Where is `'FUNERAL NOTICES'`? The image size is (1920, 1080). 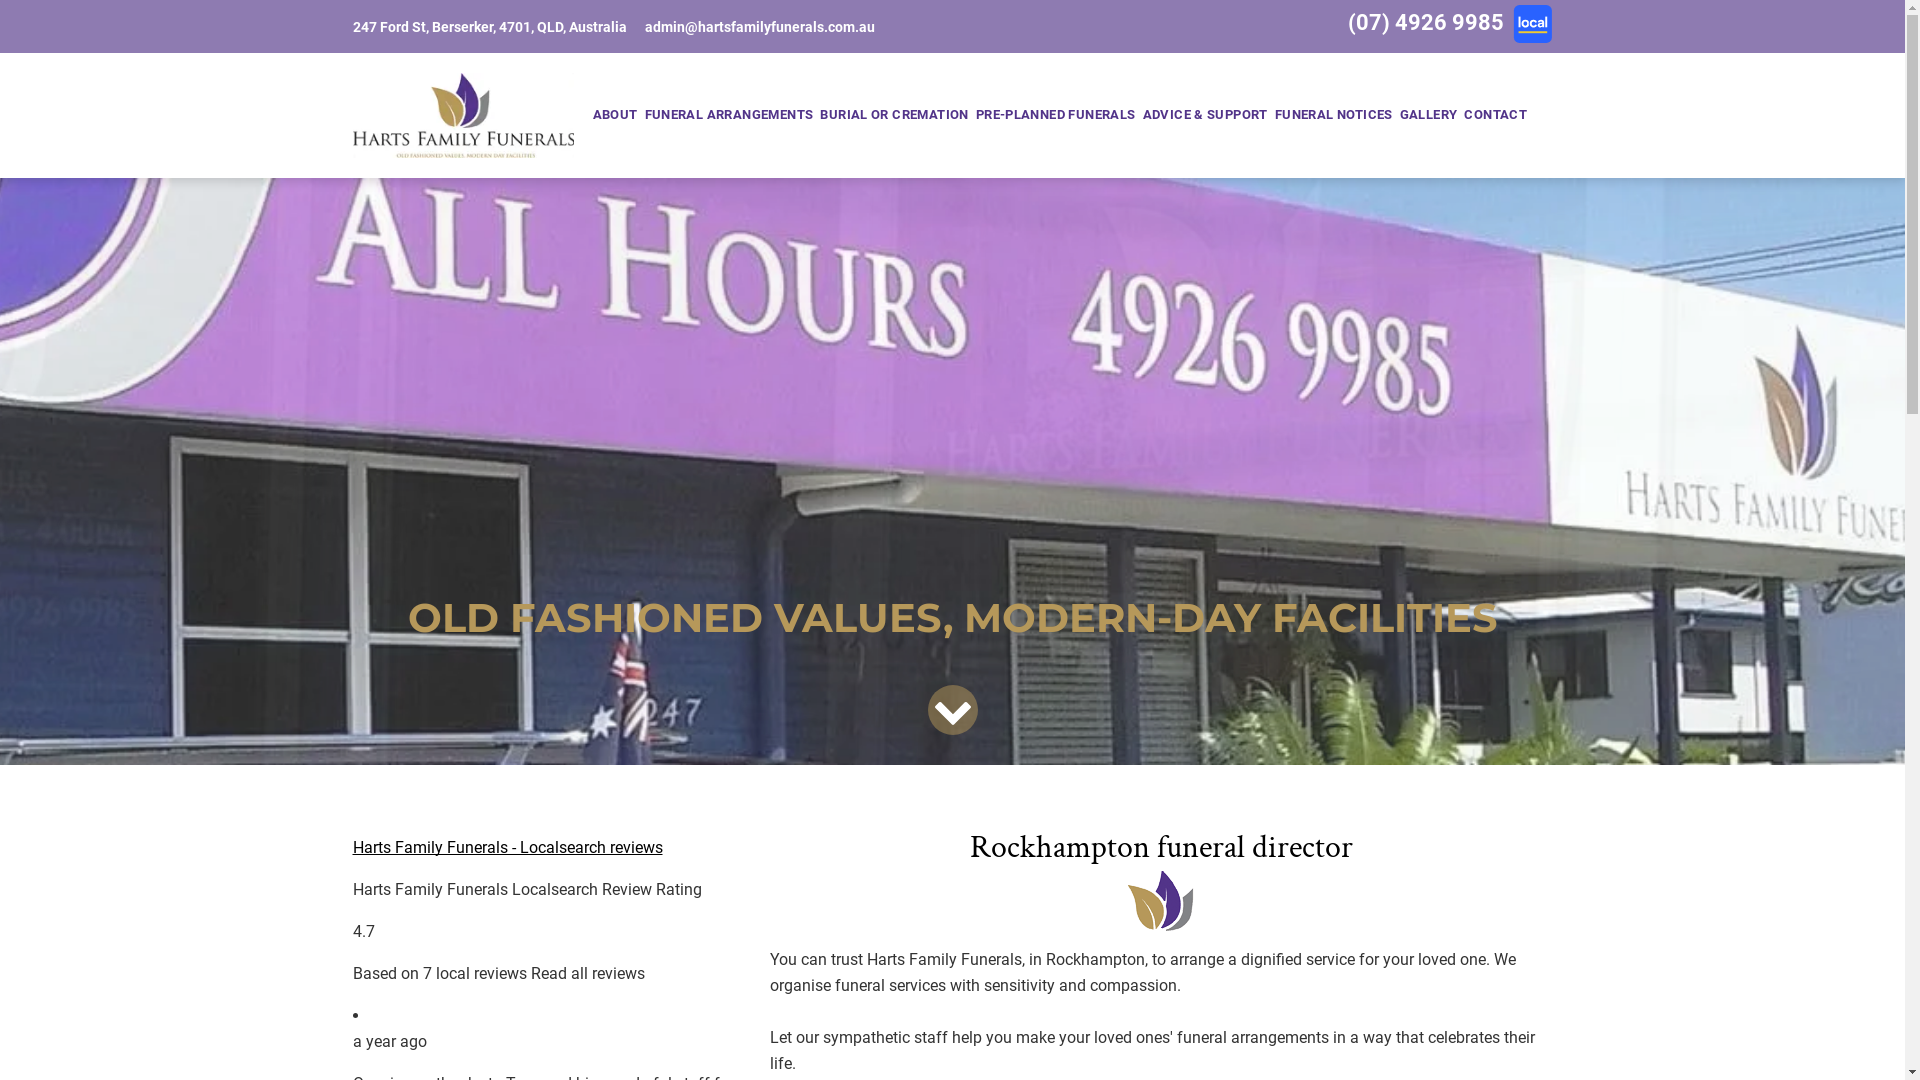 'FUNERAL NOTICES' is located at coordinates (1333, 115).